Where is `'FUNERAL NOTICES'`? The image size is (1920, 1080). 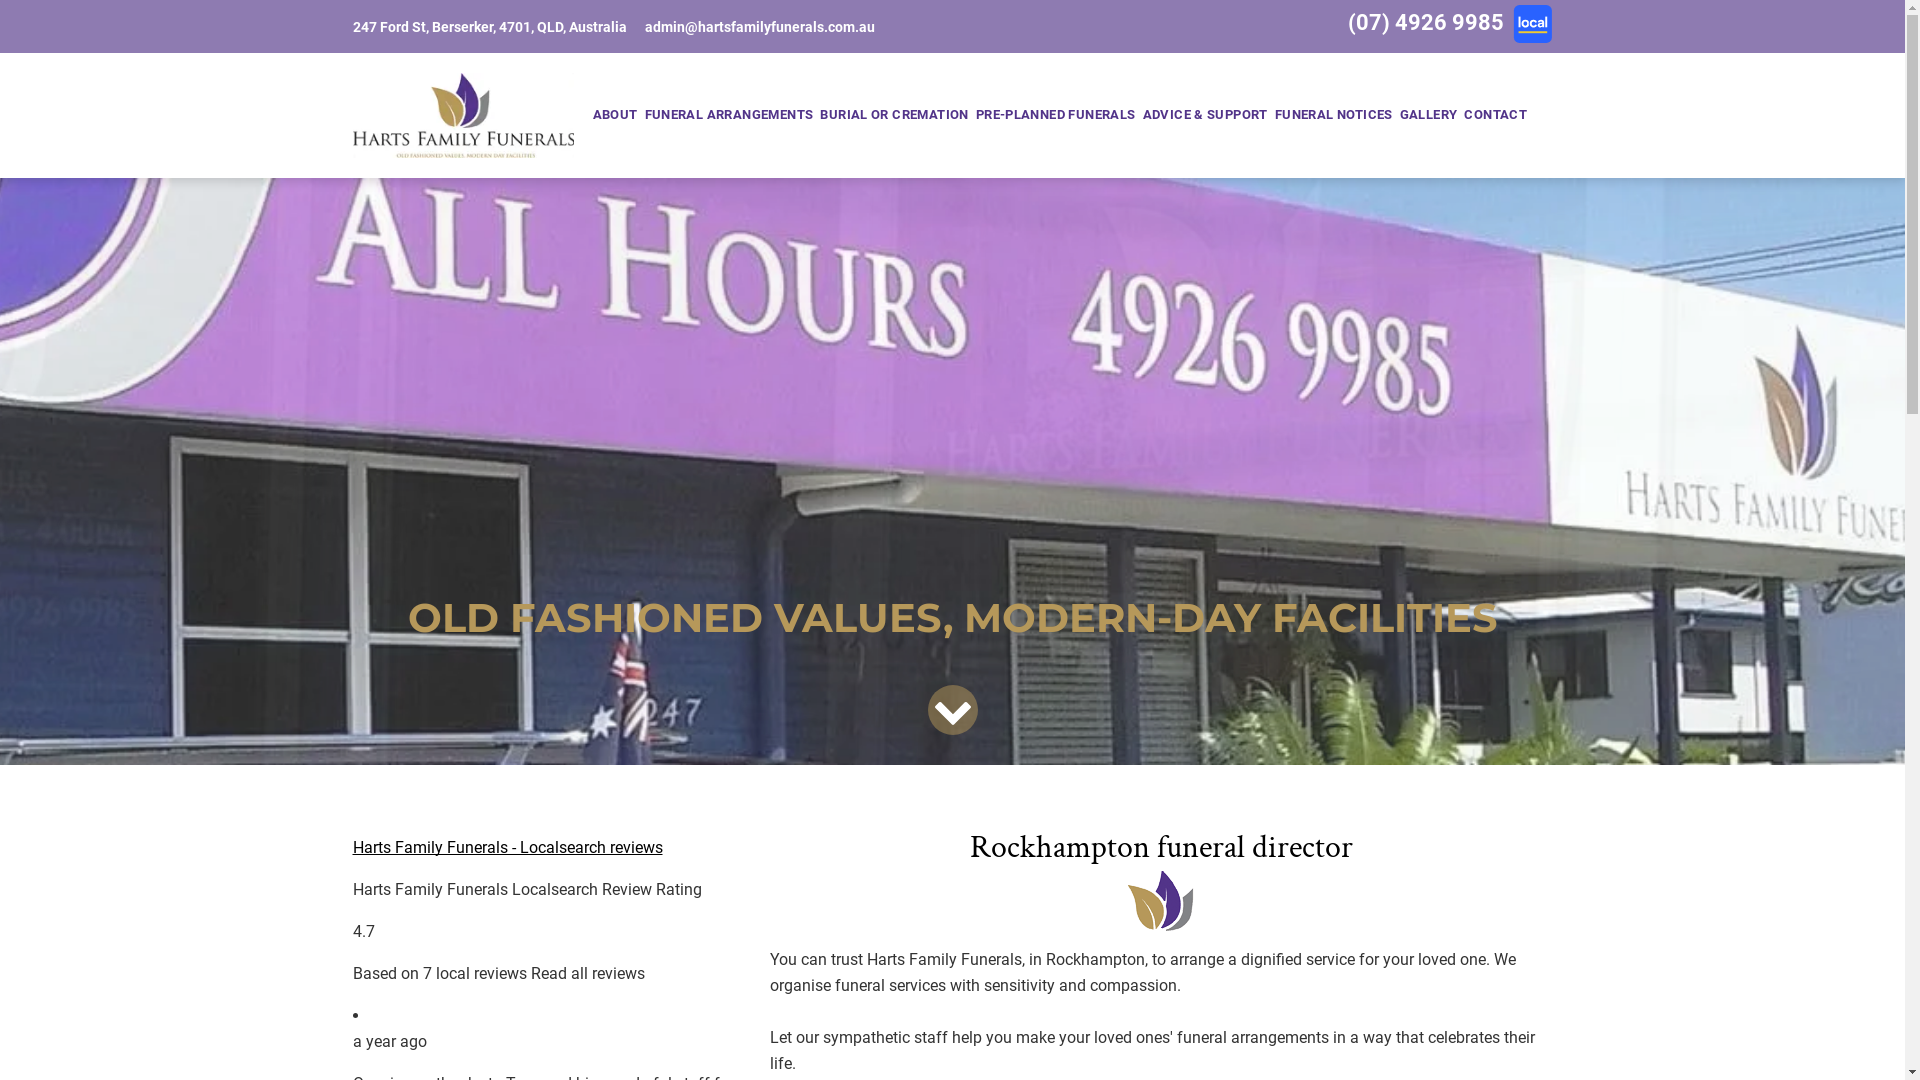 'FUNERAL NOTICES' is located at coordinates (1333, 115).